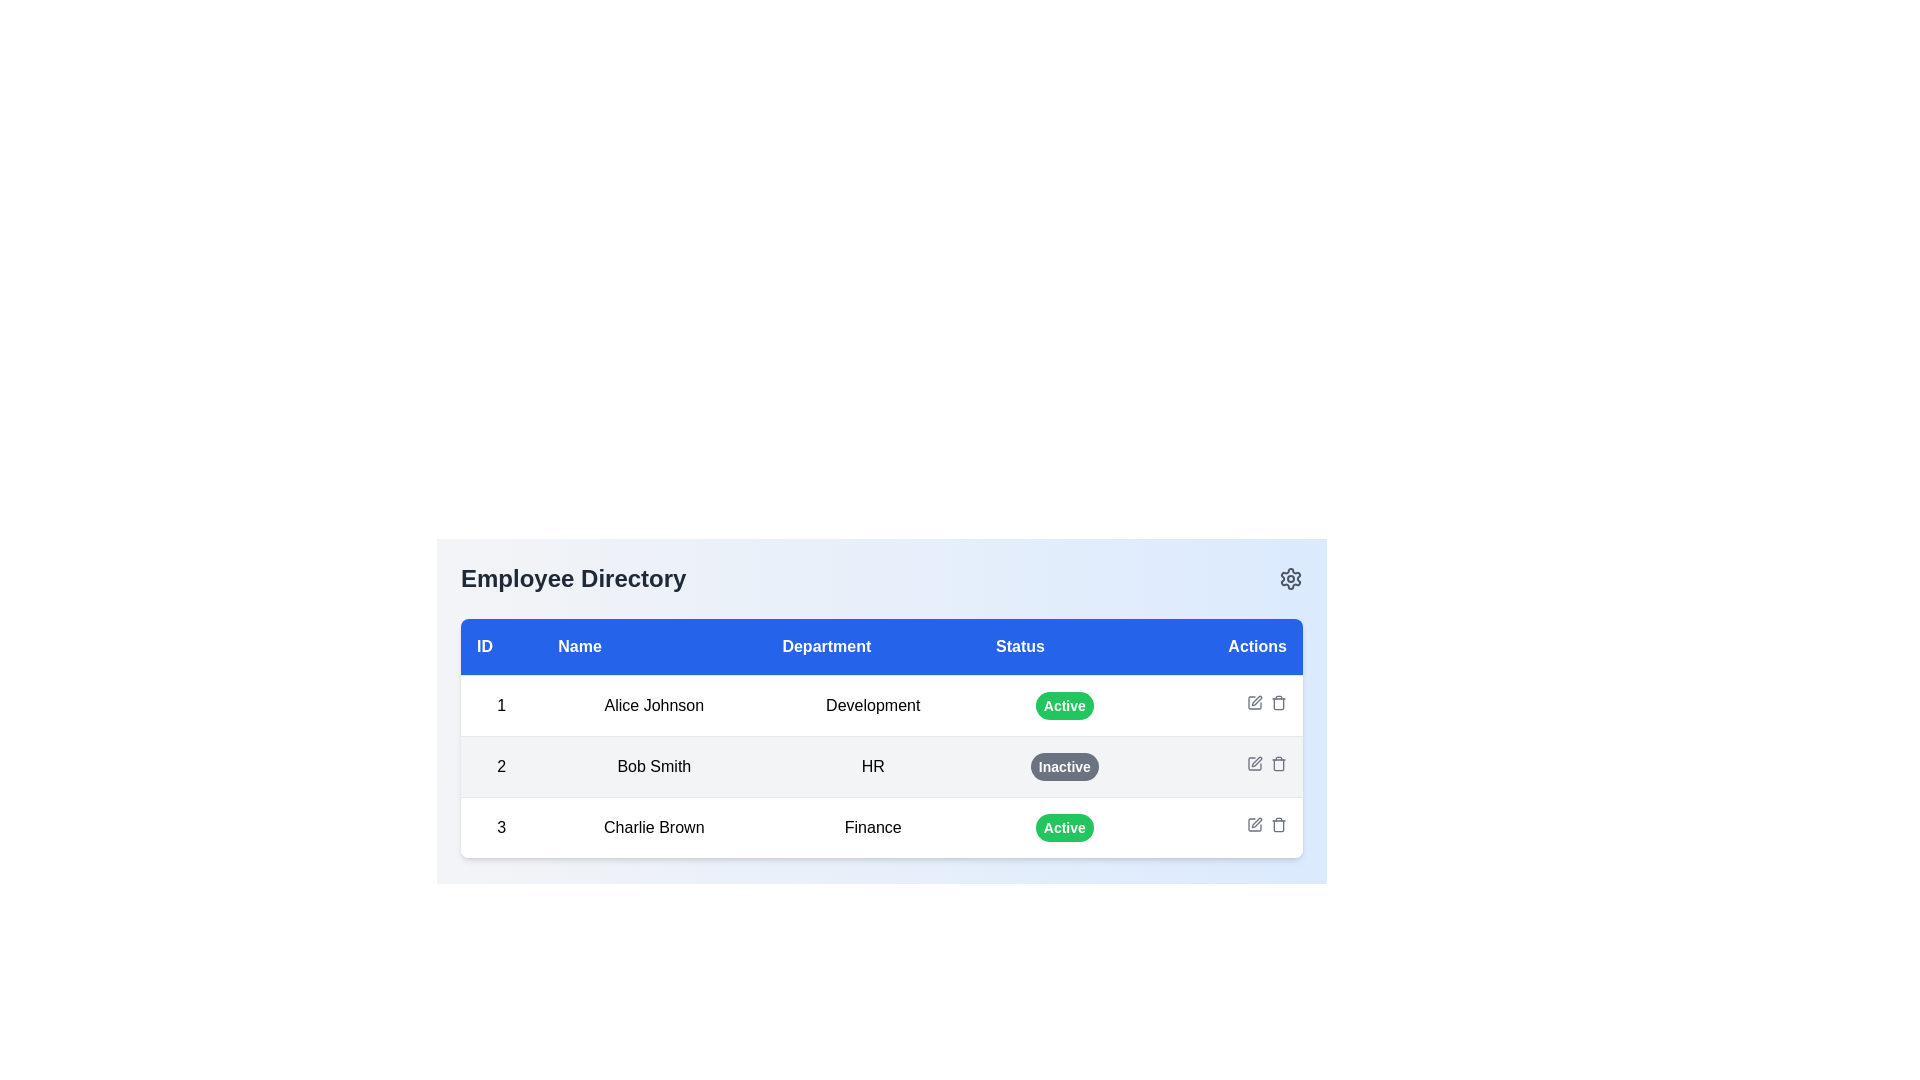 The width and height of the screenshot is (1920, 1080). What do you see at coordinates (1277, 825) in the screenshot?
I see `the trash (delete) icon in the Actions column for the row labeled 'Charlie Brown'` at bounding box center [1277, 825].